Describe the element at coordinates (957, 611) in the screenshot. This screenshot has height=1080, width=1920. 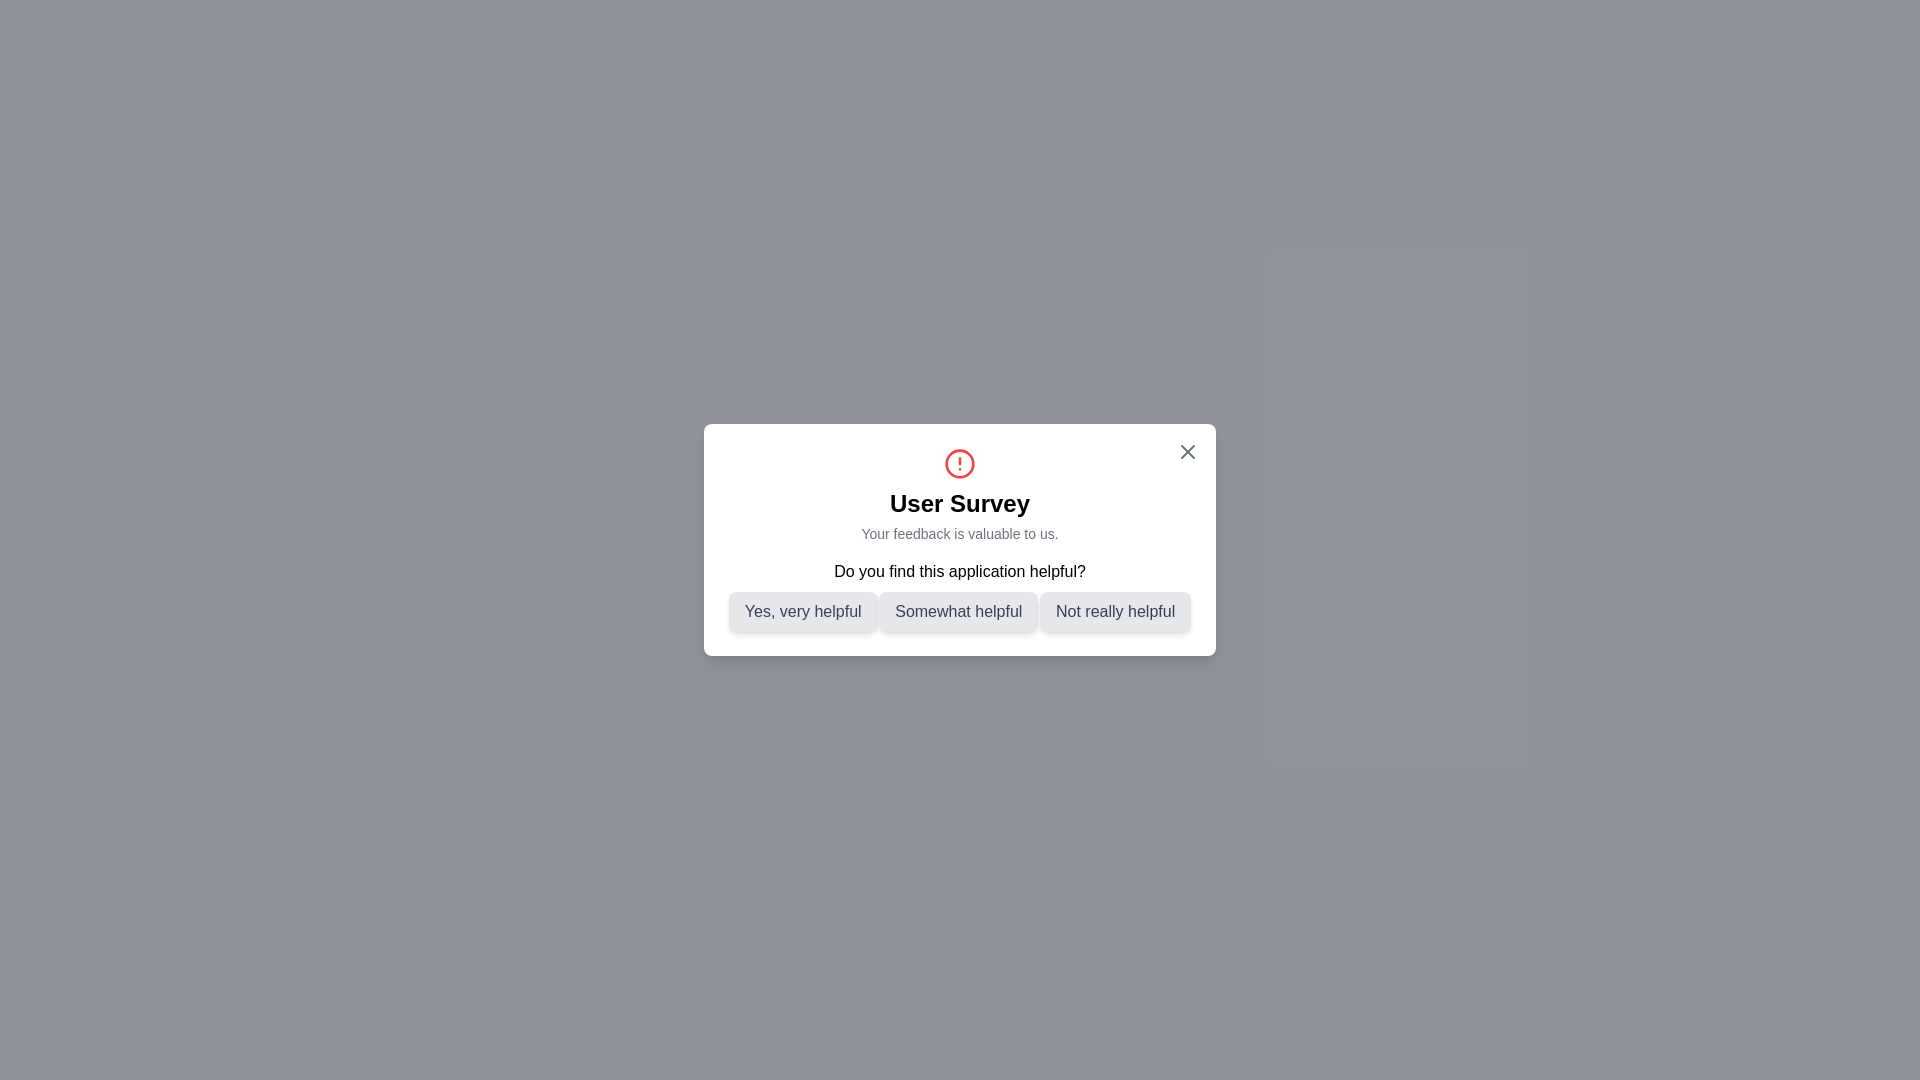
I see `the 'Somewhat helpful' button, which is the second button in a horizontal group of three buttons at the bottom of a modal dialog window` at that location.